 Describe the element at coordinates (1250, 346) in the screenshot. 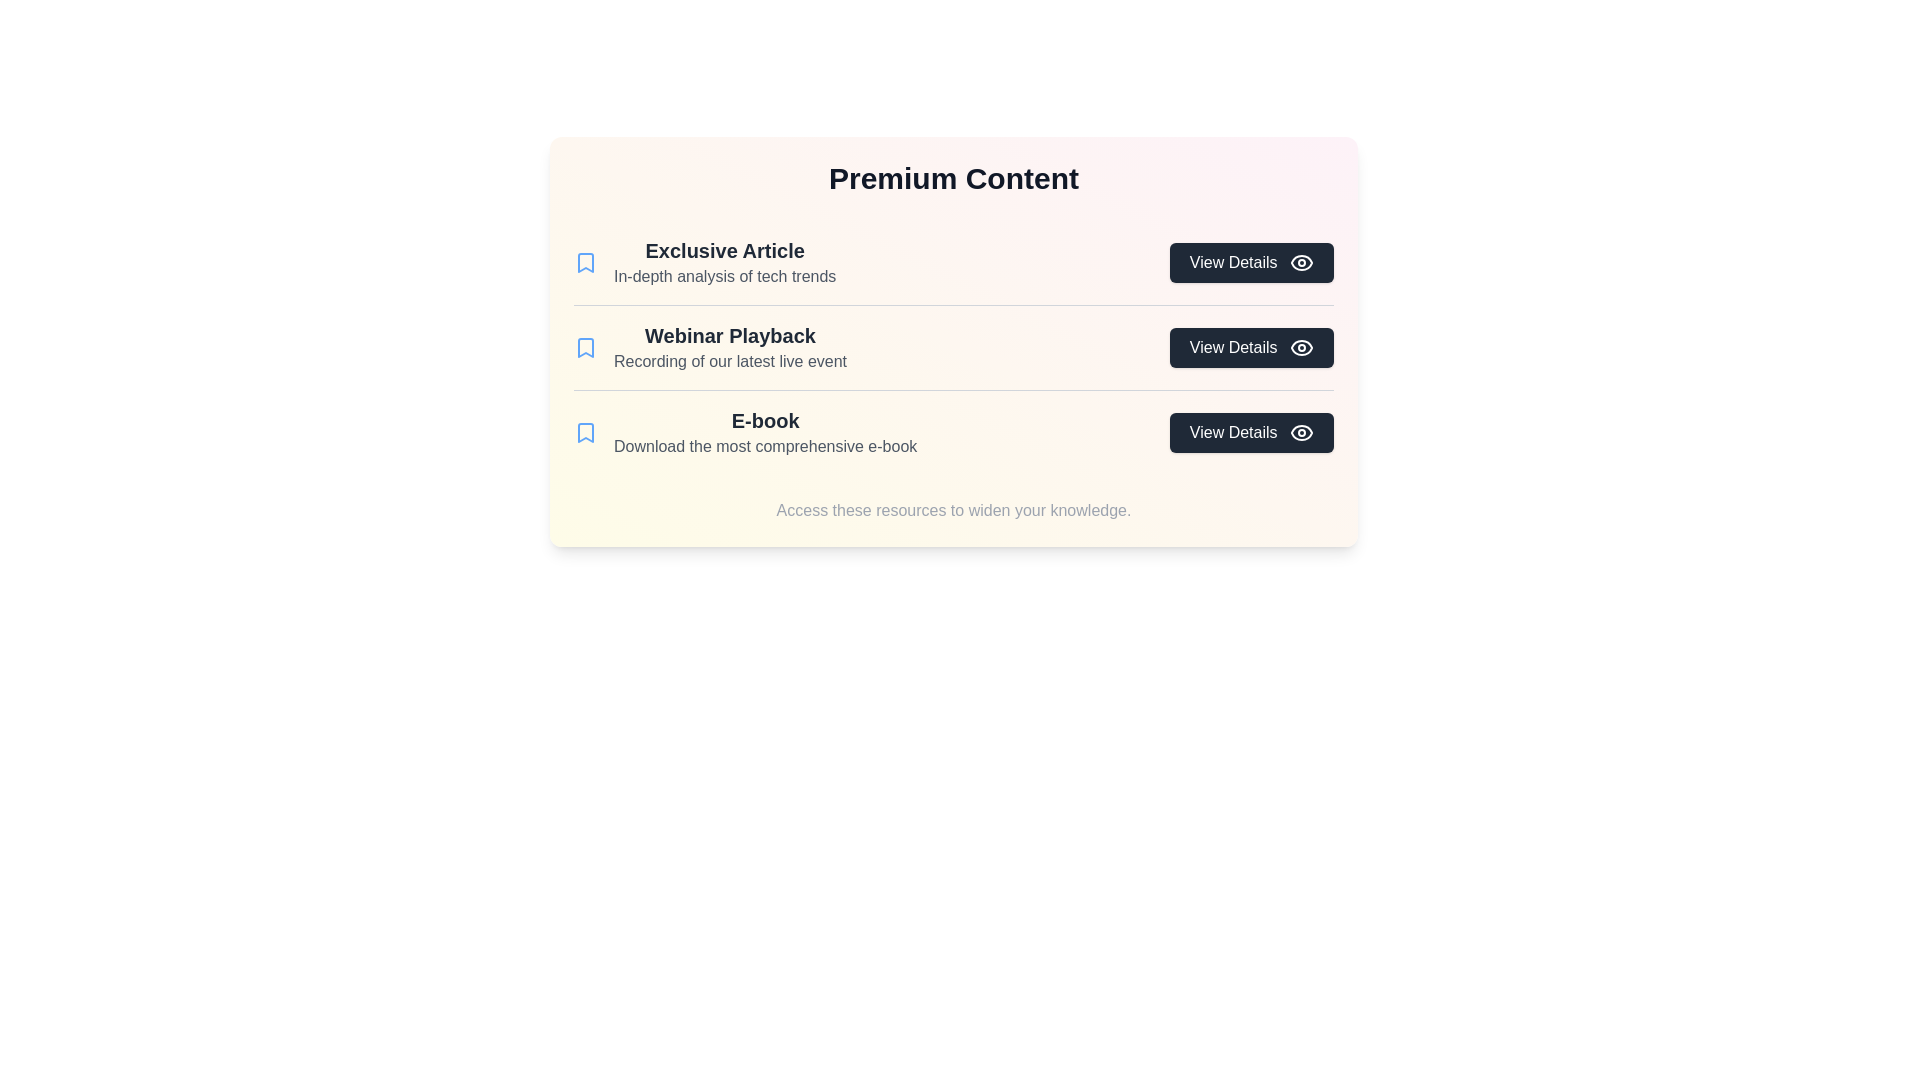

I see `the 'View Details' button for the content item Webinar Playback` at that location.